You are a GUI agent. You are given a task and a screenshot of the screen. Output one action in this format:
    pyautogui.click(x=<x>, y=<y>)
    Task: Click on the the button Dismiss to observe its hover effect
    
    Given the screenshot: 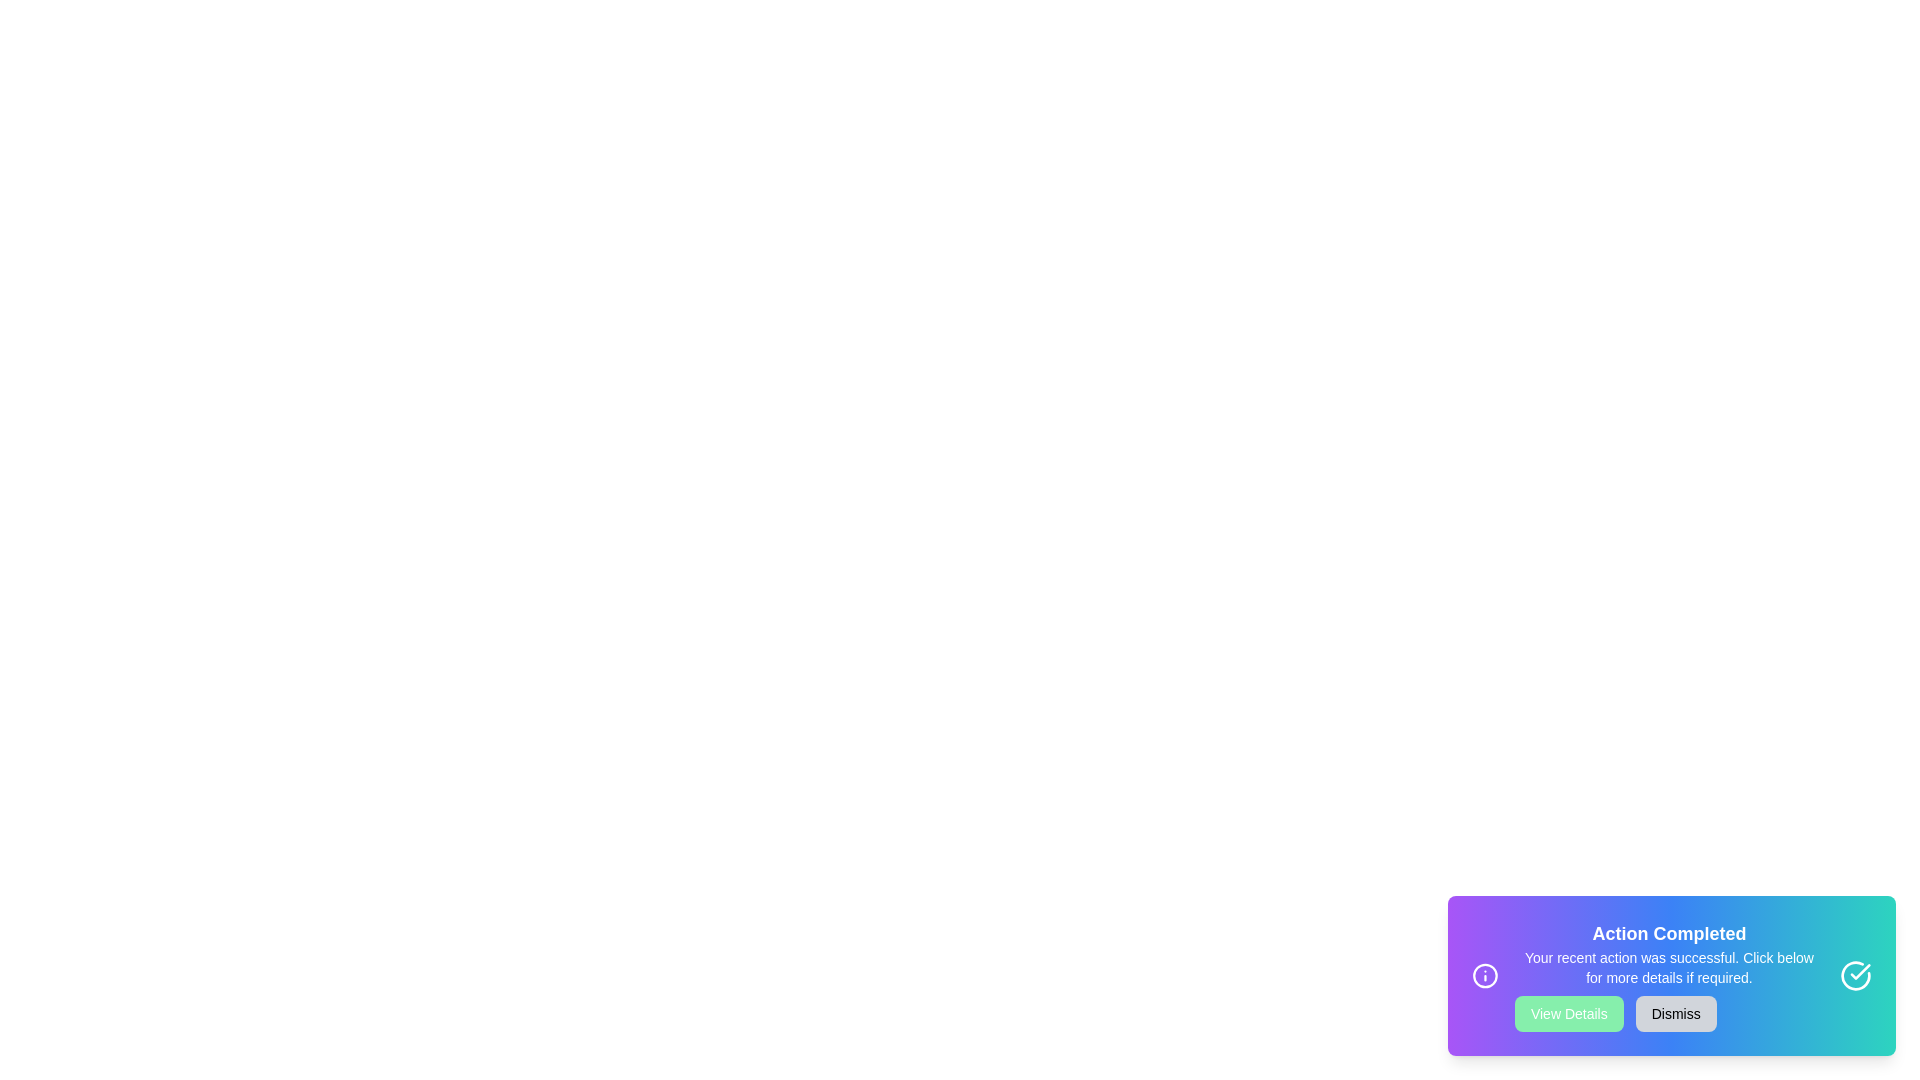 What is the action you would take?
    pyautogui.click(x=1676, y=1014)
    